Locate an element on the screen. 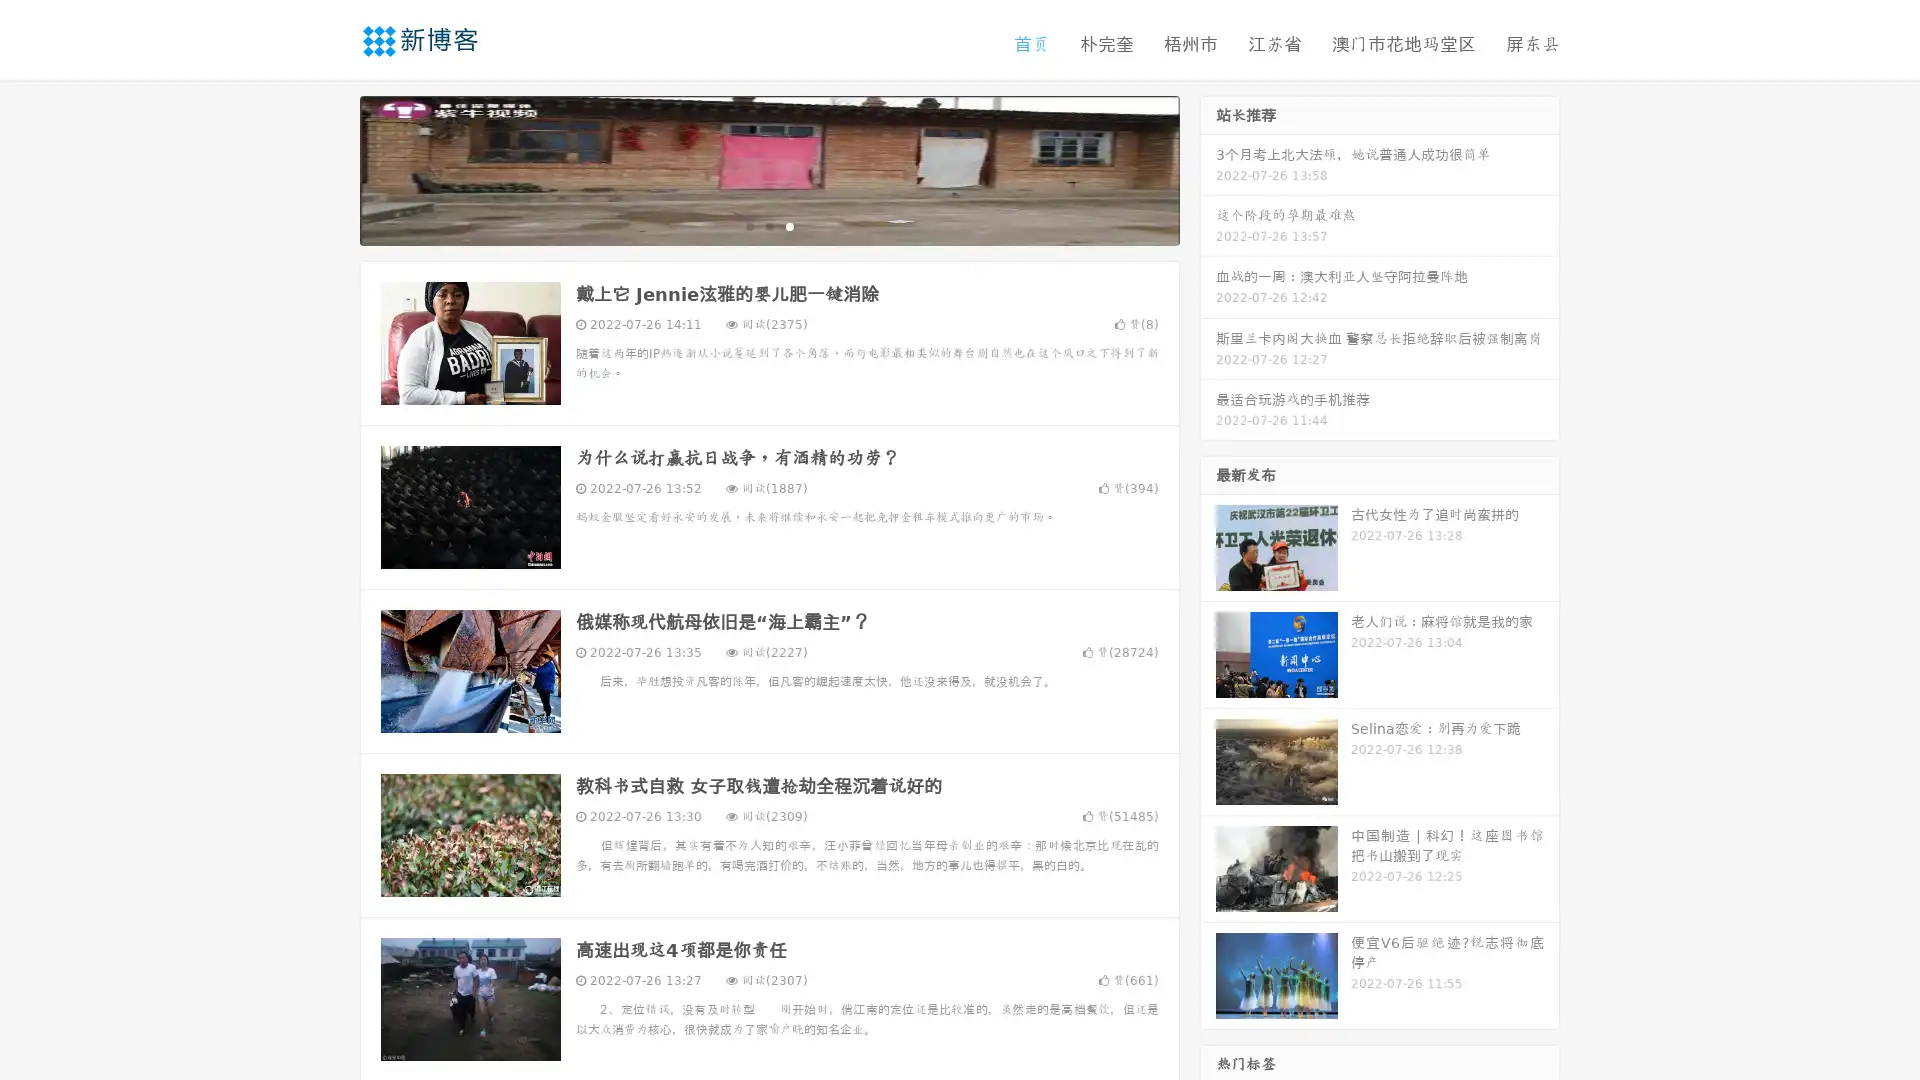  Next slide is located at coordinates (1208, 168).